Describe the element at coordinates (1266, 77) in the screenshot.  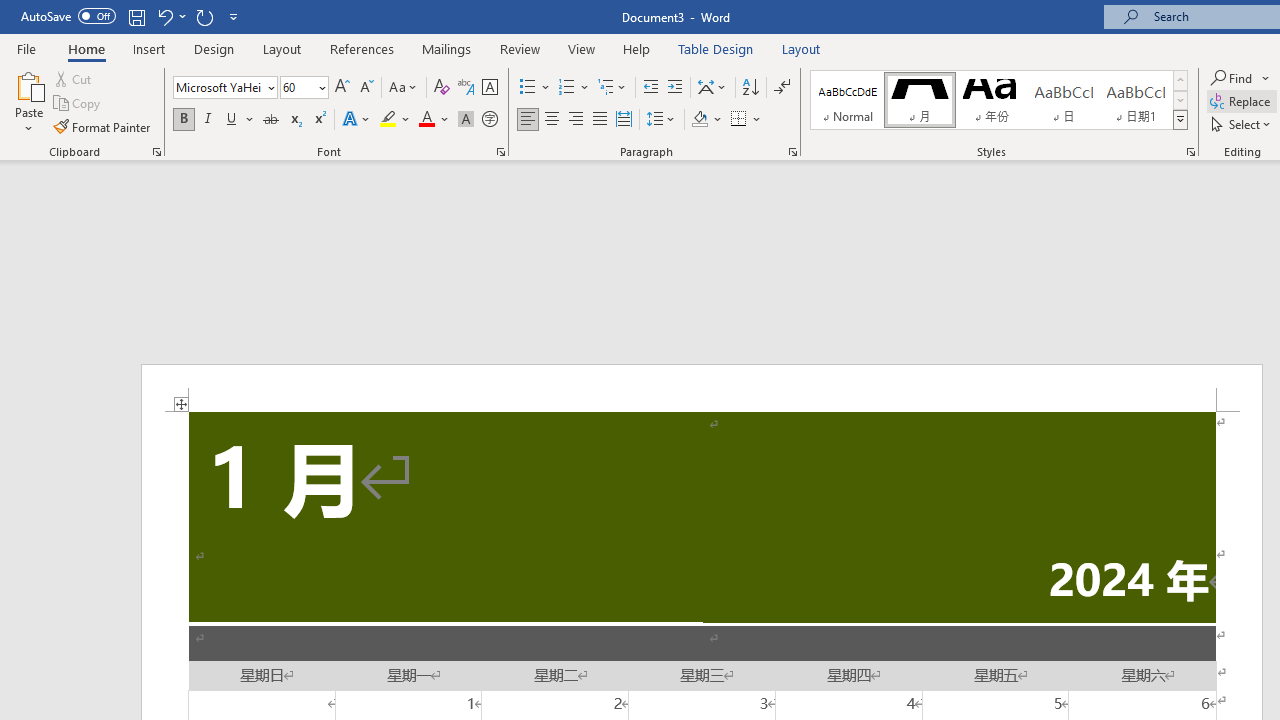
I see `'More Options'` at that location.